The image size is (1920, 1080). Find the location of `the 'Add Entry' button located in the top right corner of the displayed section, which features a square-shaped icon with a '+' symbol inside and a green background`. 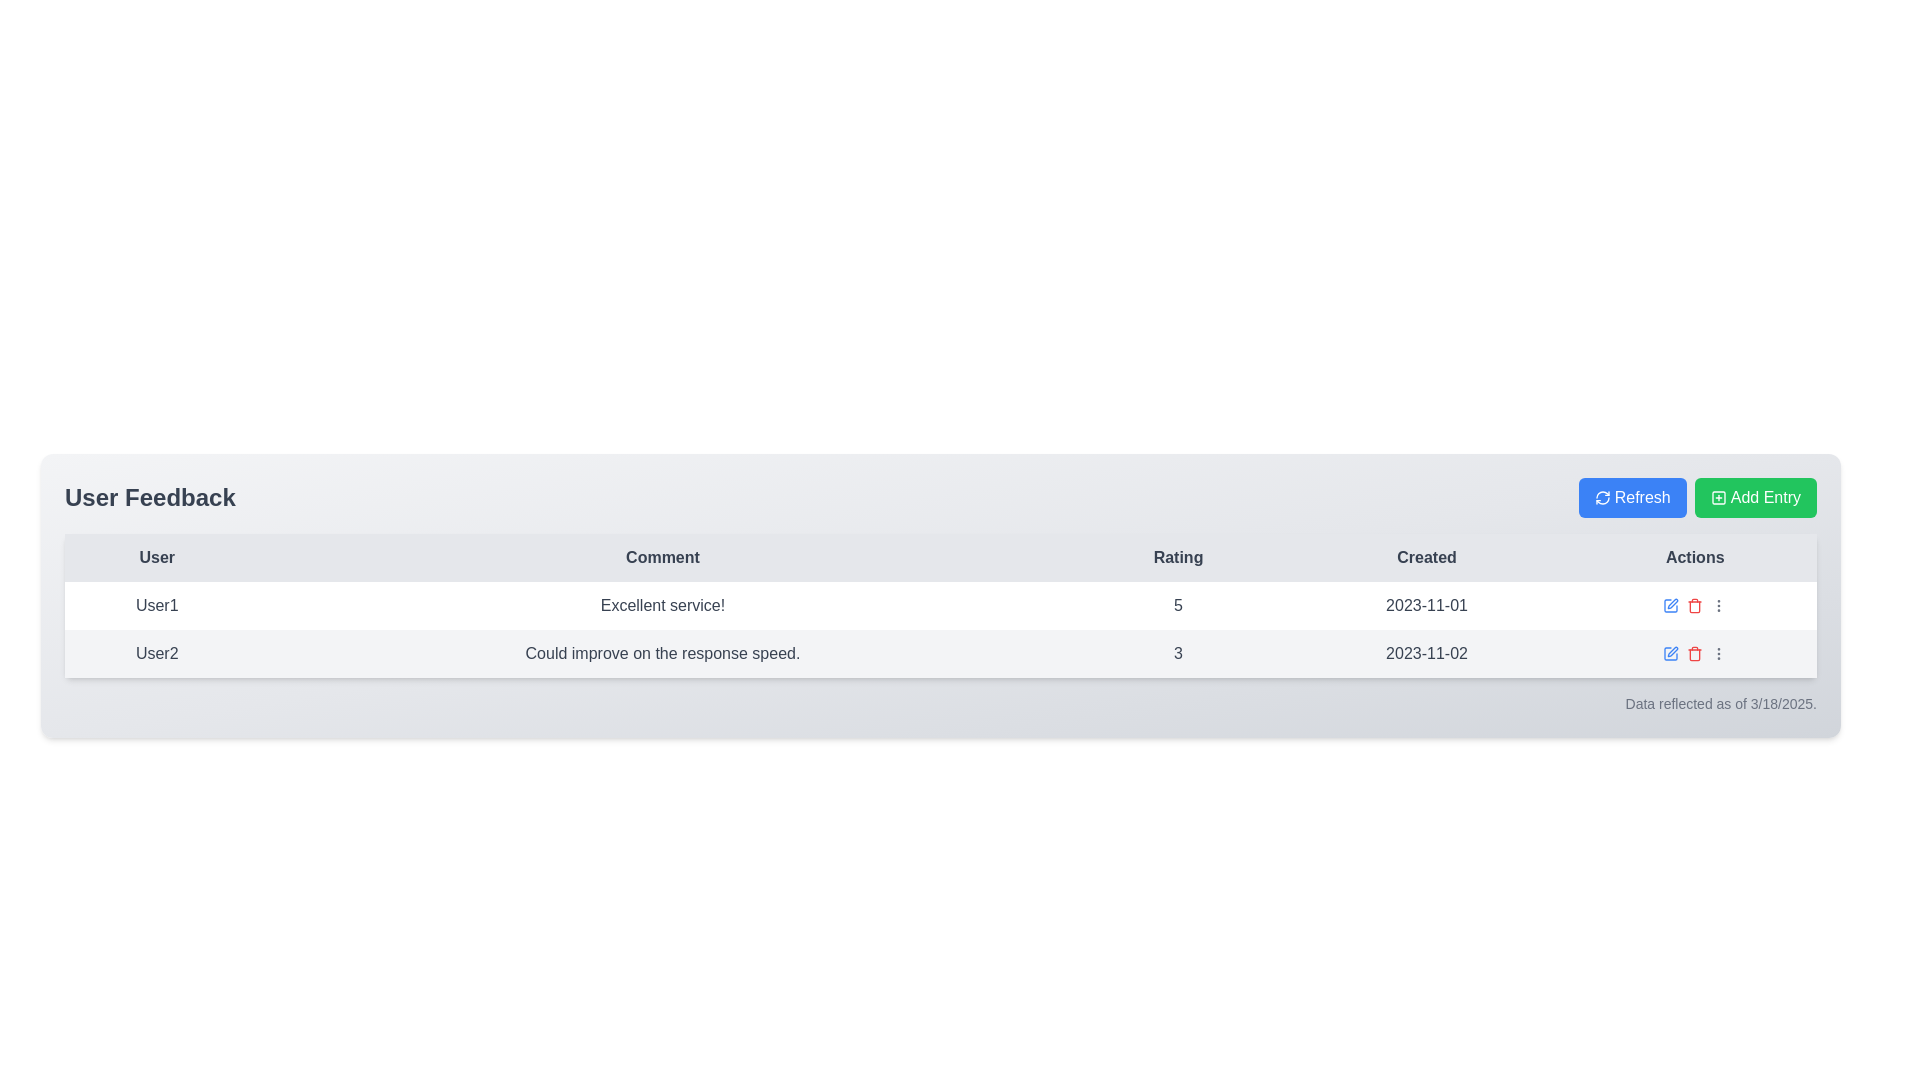

the 'Add Entry' button located in the top right corner of the displayed section, which features a square-shaped icon with a '+' symbol inside and a green background is located at coordinates (1717, 496).